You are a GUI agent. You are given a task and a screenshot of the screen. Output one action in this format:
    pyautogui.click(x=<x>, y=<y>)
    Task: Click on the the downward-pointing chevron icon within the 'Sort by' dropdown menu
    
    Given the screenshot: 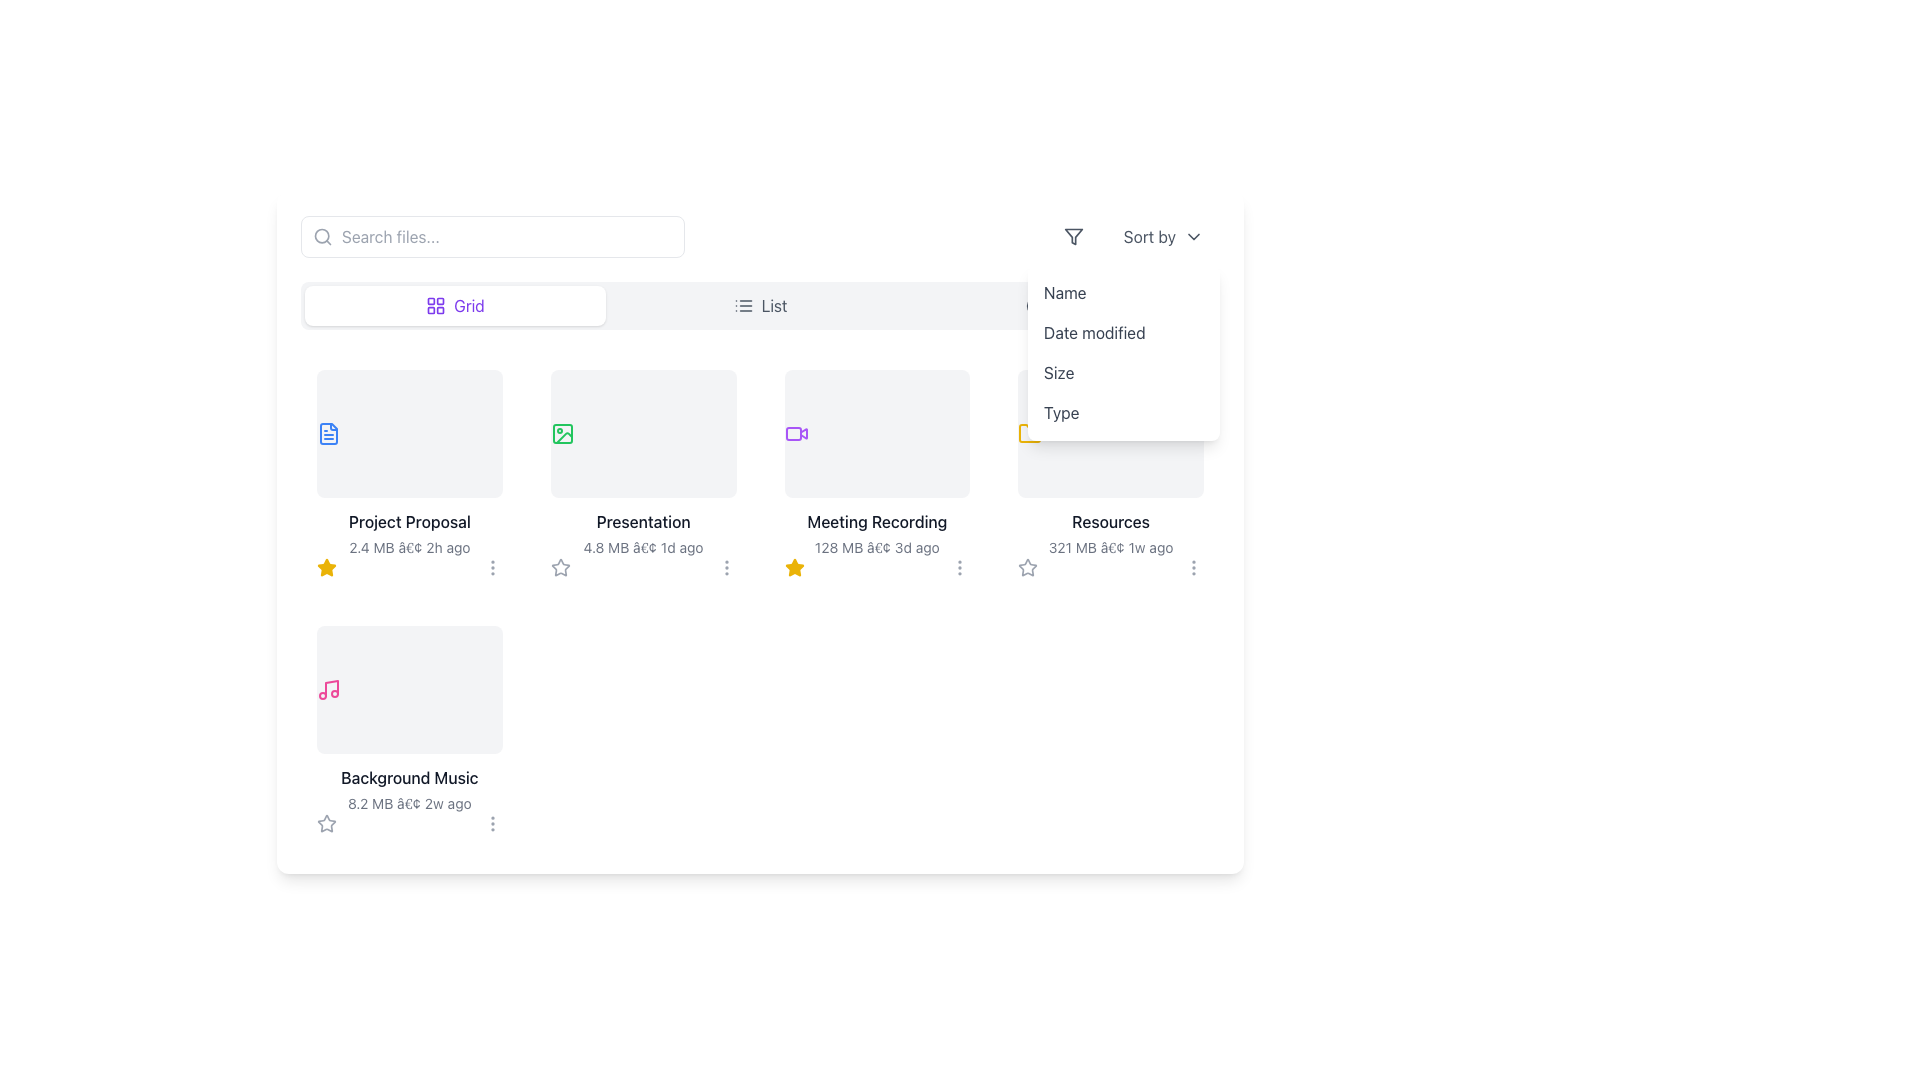 What is the action you would take?
    pyautogui.click(x=1194, y=235)
    